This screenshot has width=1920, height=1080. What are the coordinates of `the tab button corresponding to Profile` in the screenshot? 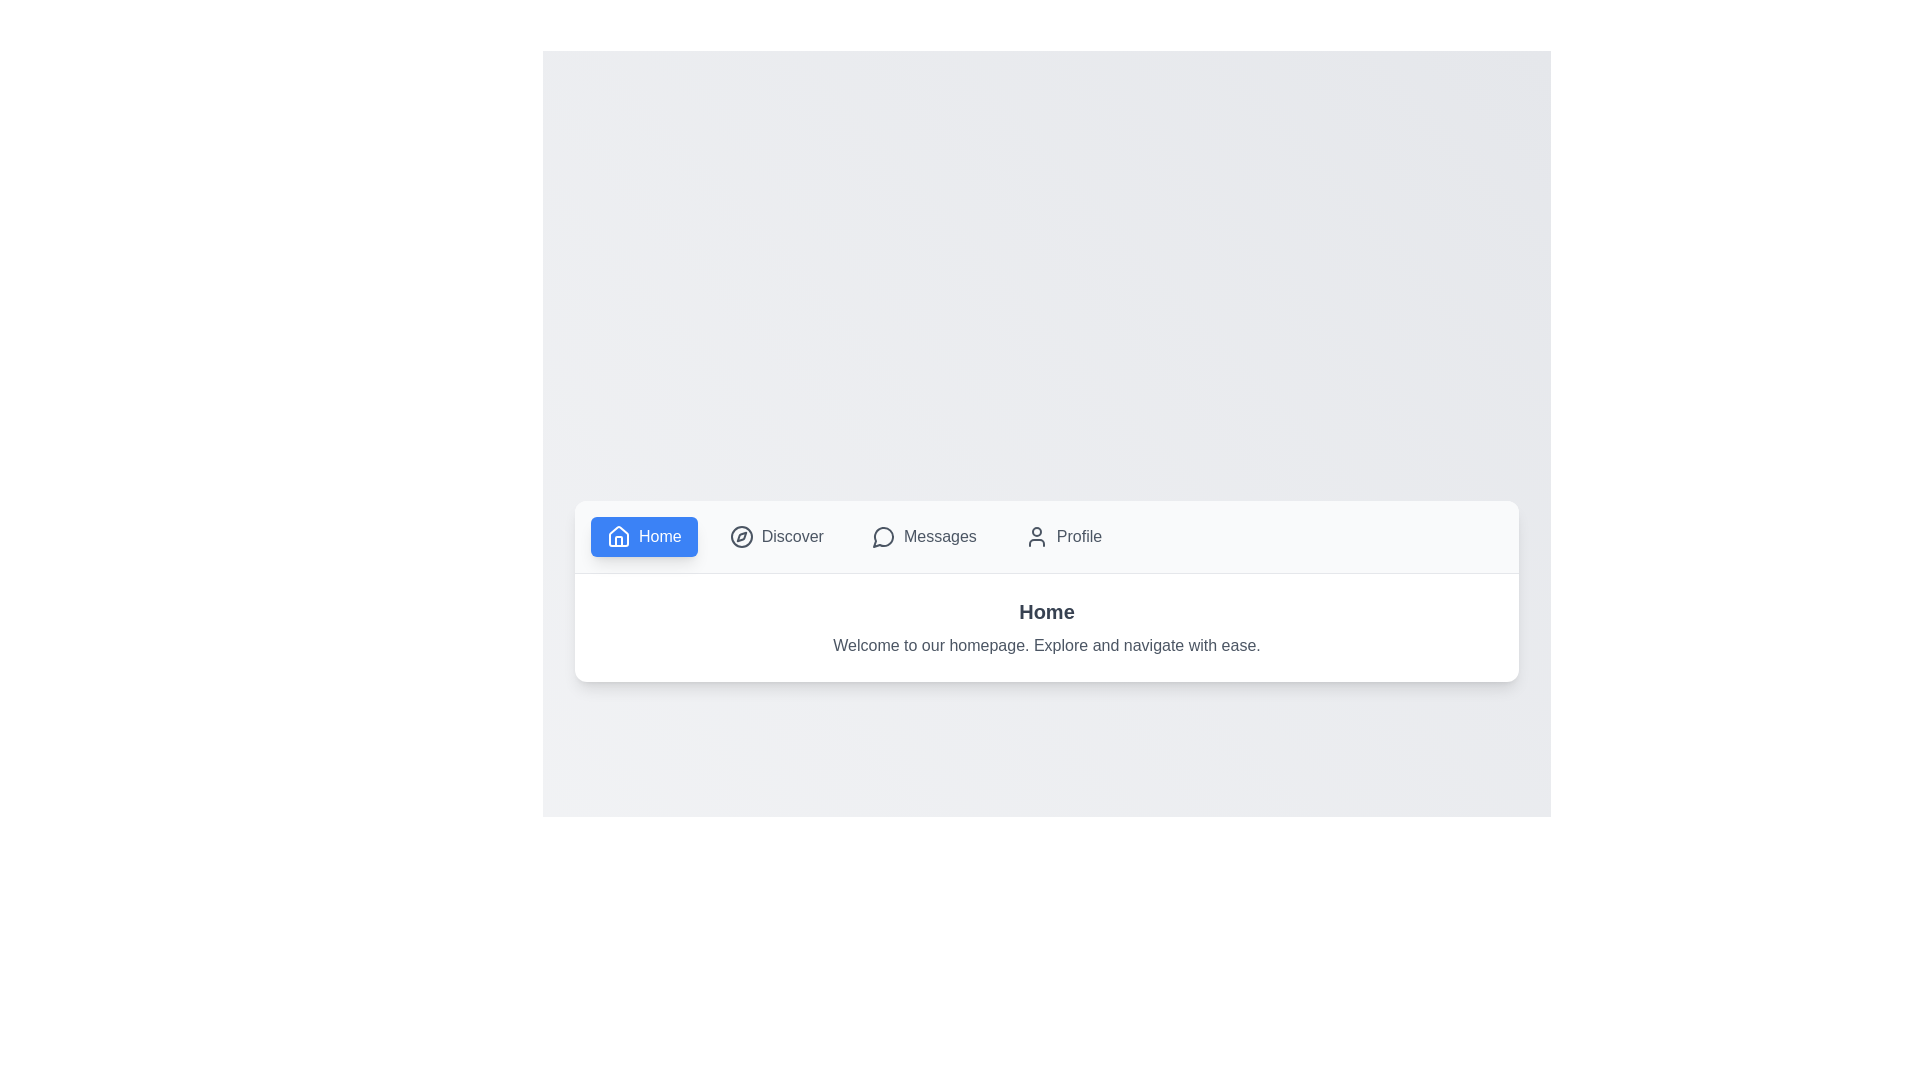 It's located at (1061, 535).